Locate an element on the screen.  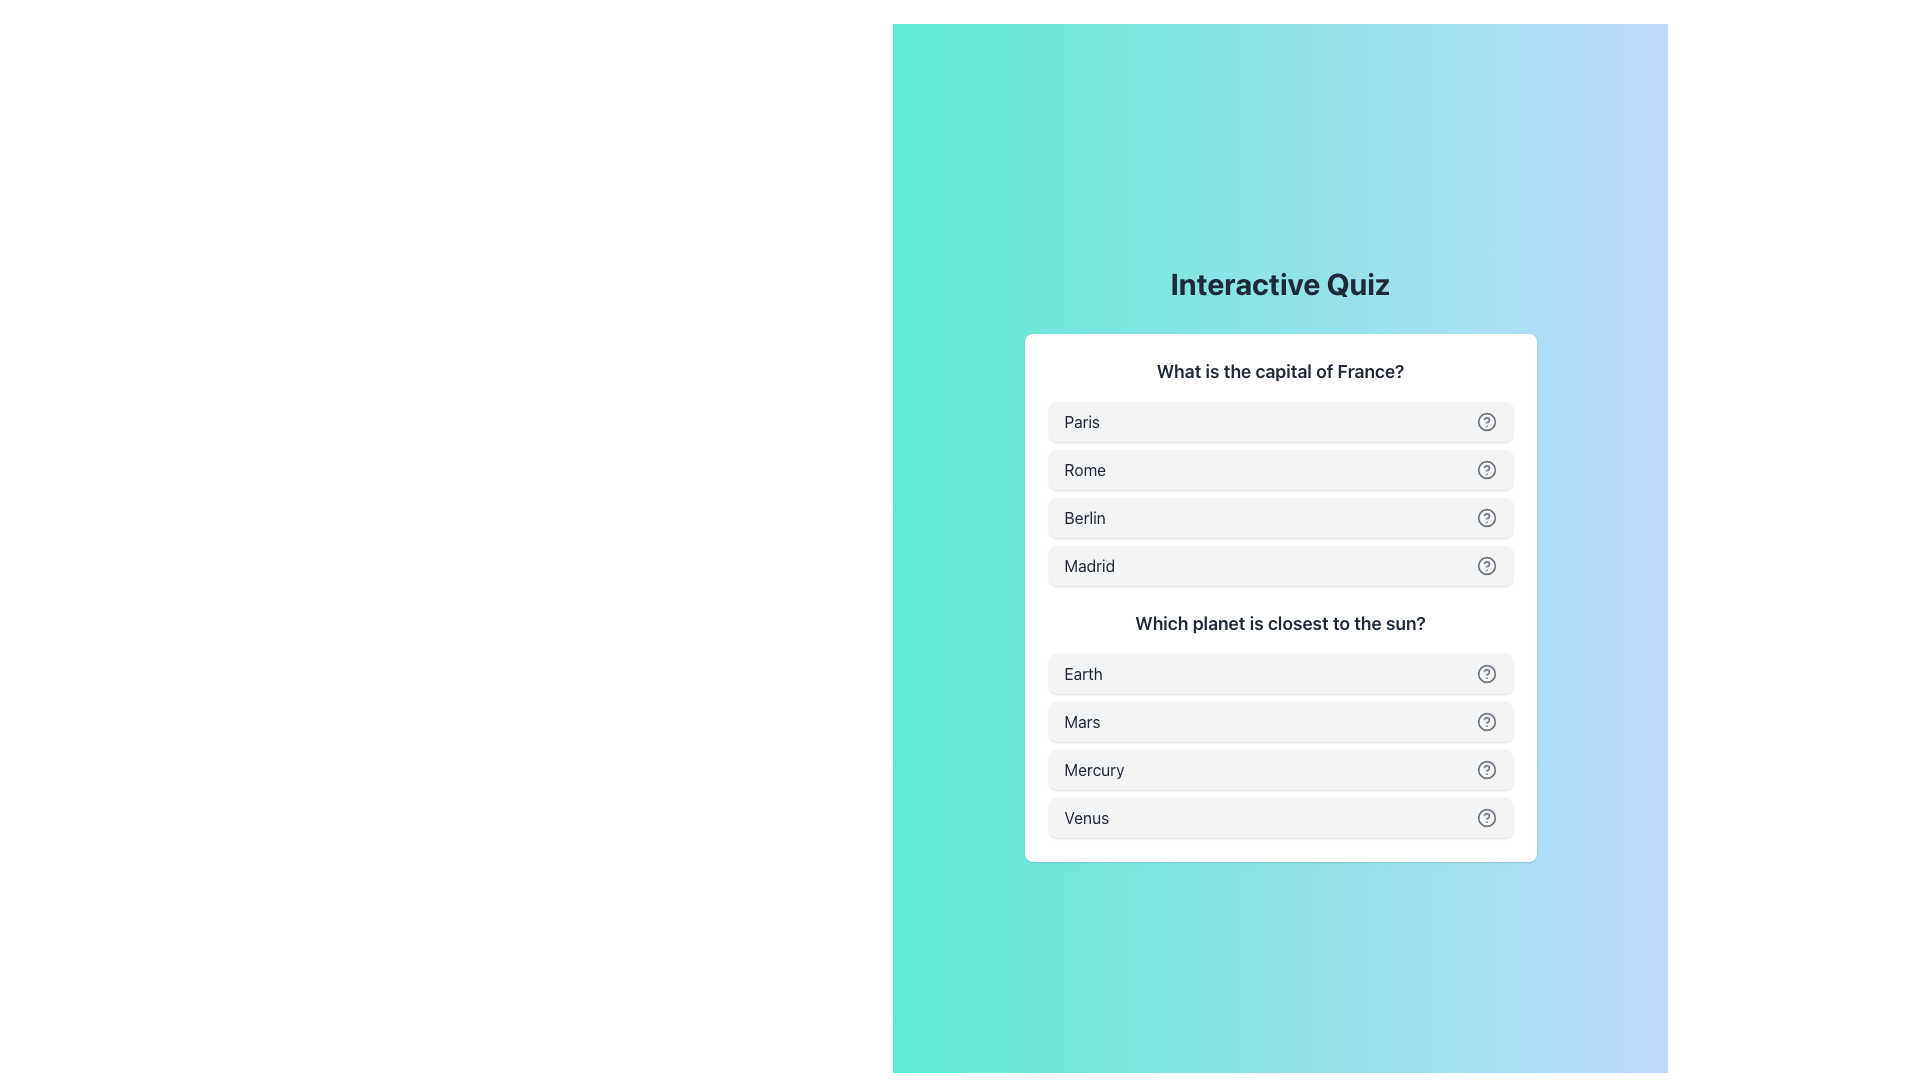
the help icon located at the far right of the row labeled 'Madrid' is located at coordinates (1486, 566).